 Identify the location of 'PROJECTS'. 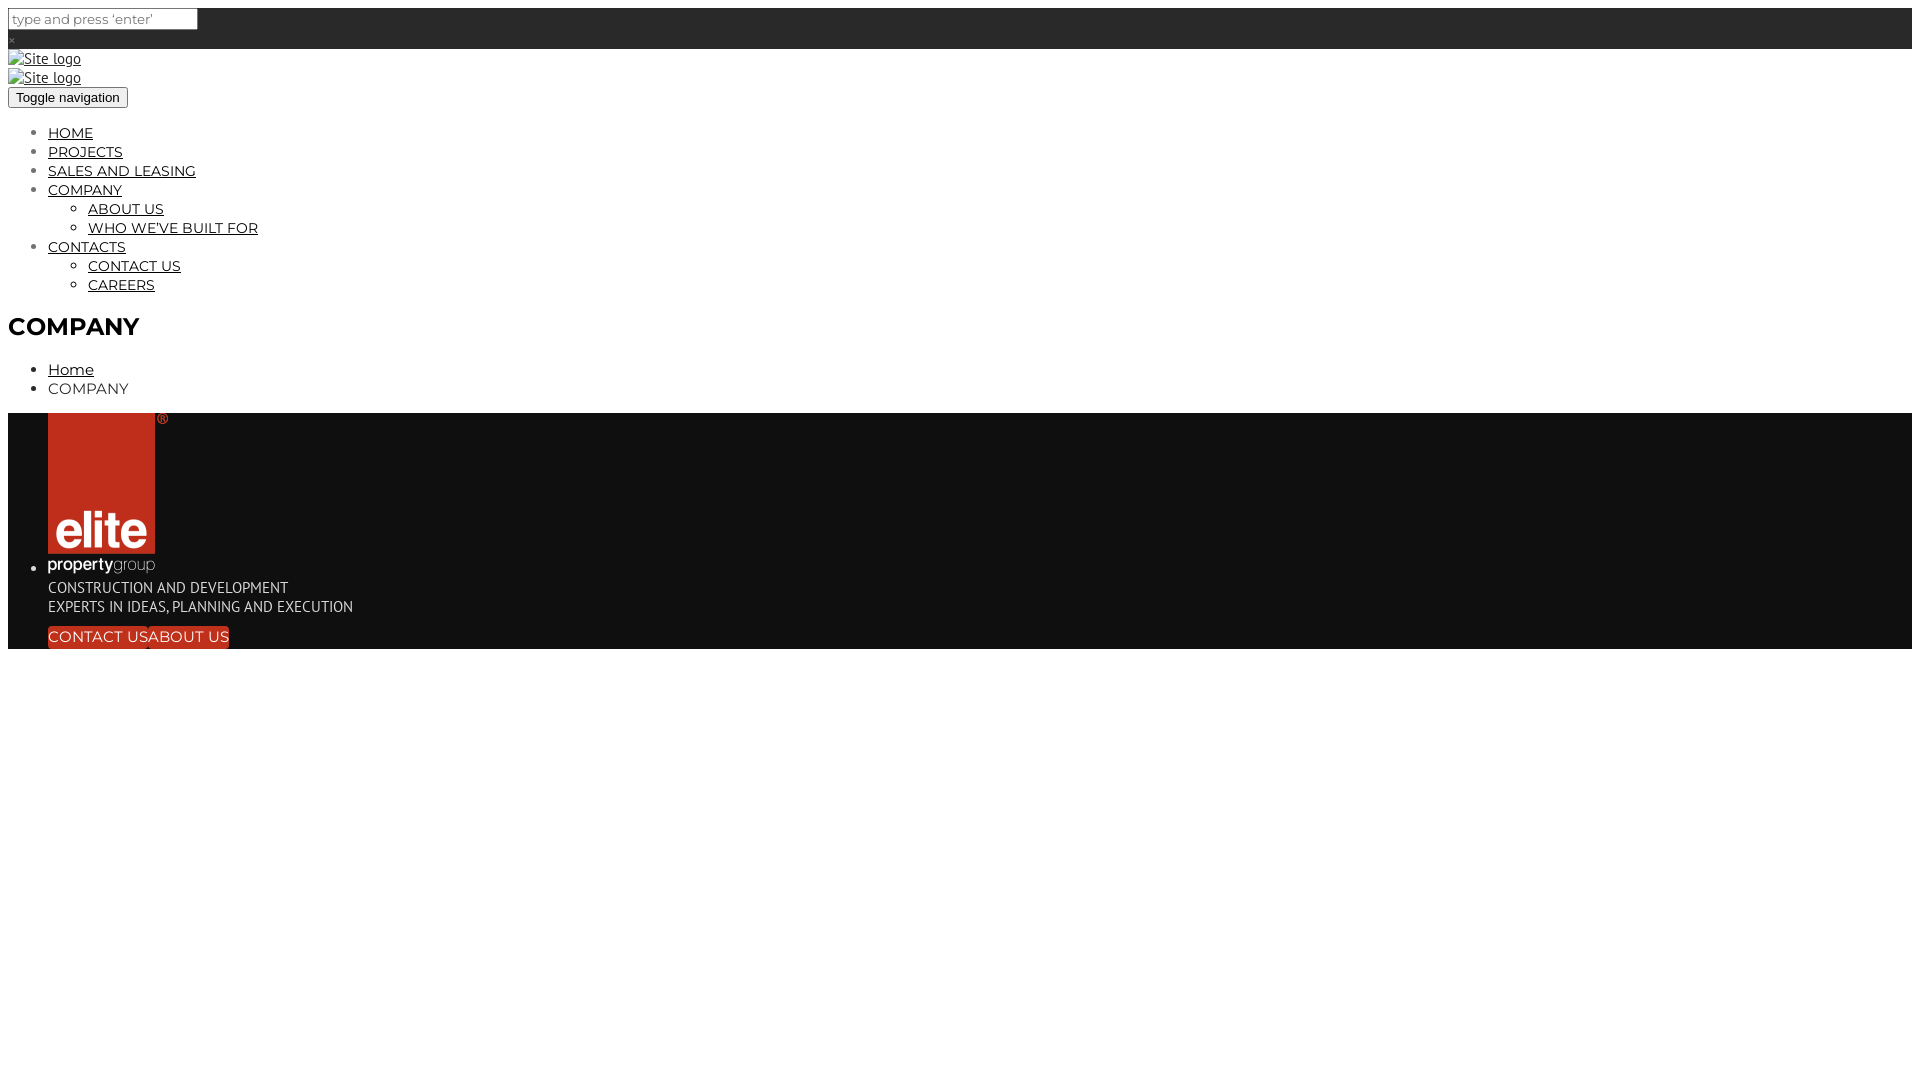
(84, 150).